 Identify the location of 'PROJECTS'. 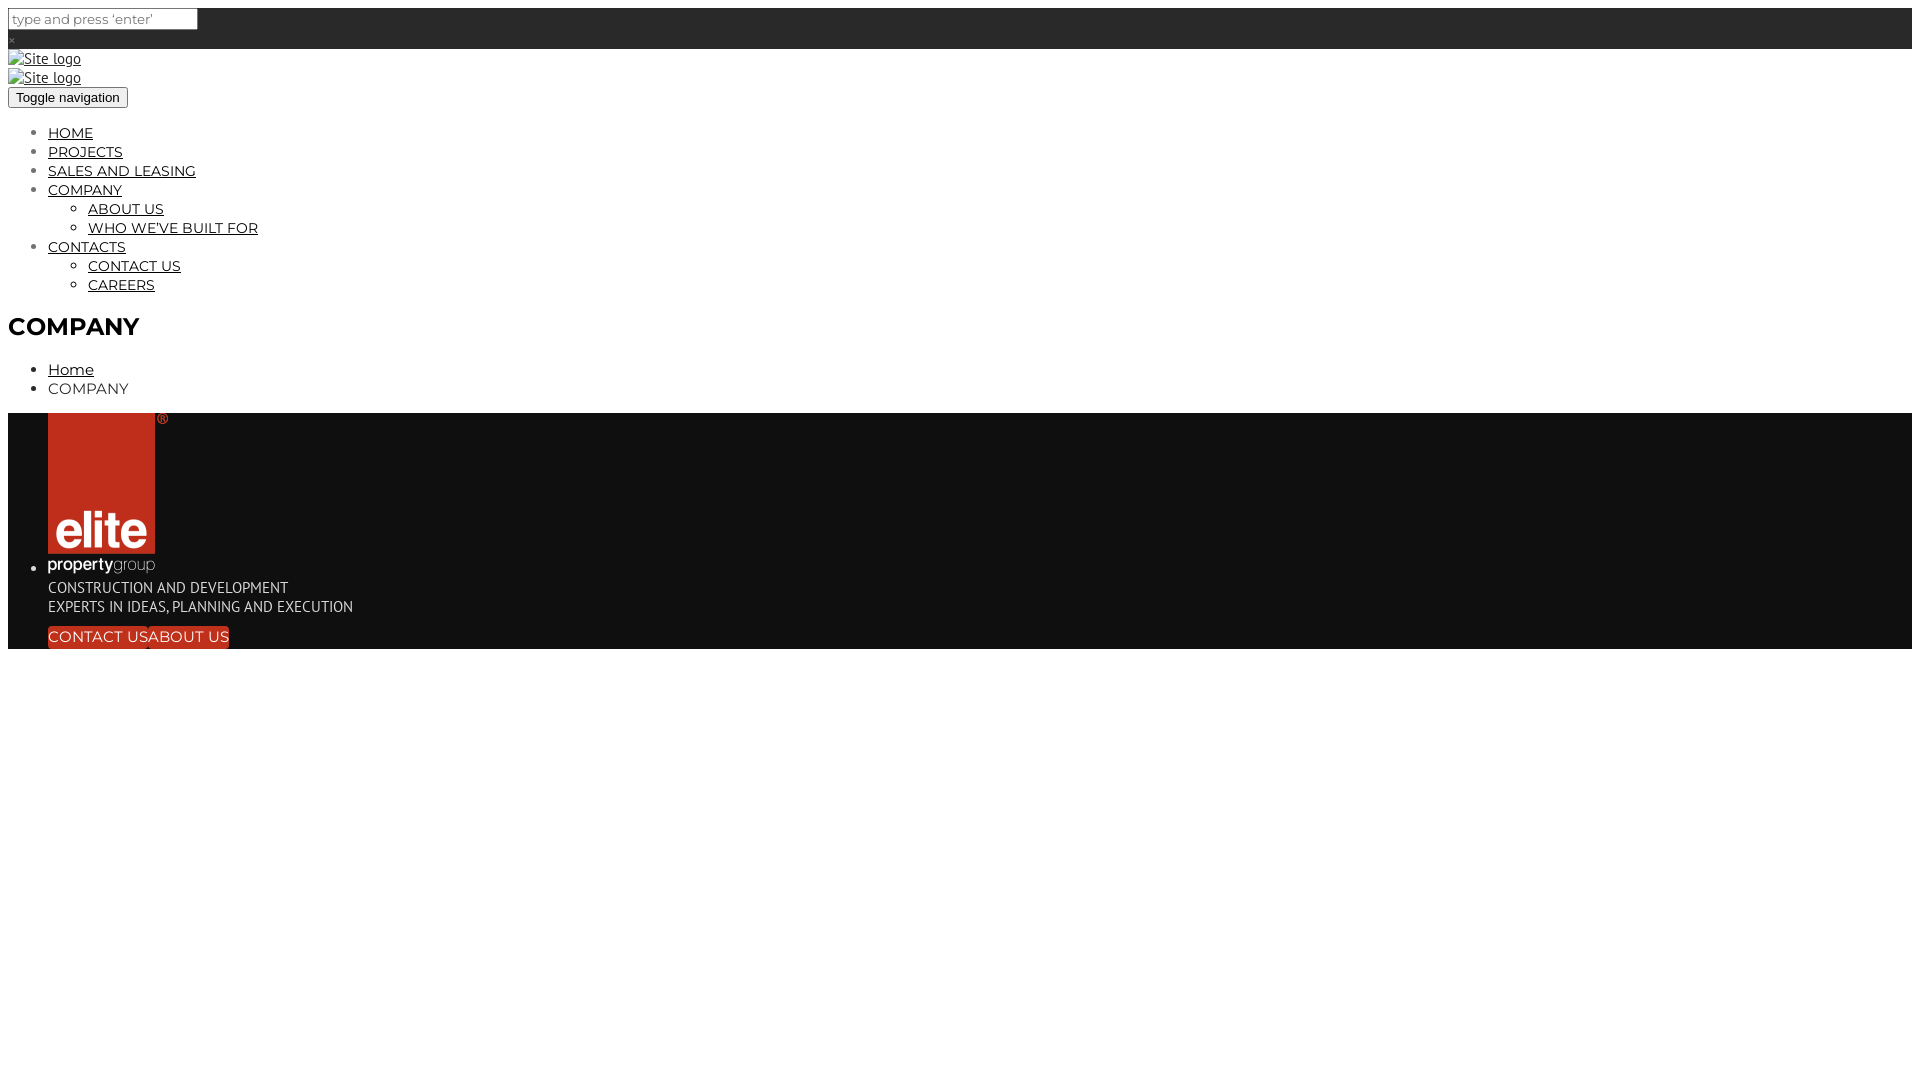
(84, 150).